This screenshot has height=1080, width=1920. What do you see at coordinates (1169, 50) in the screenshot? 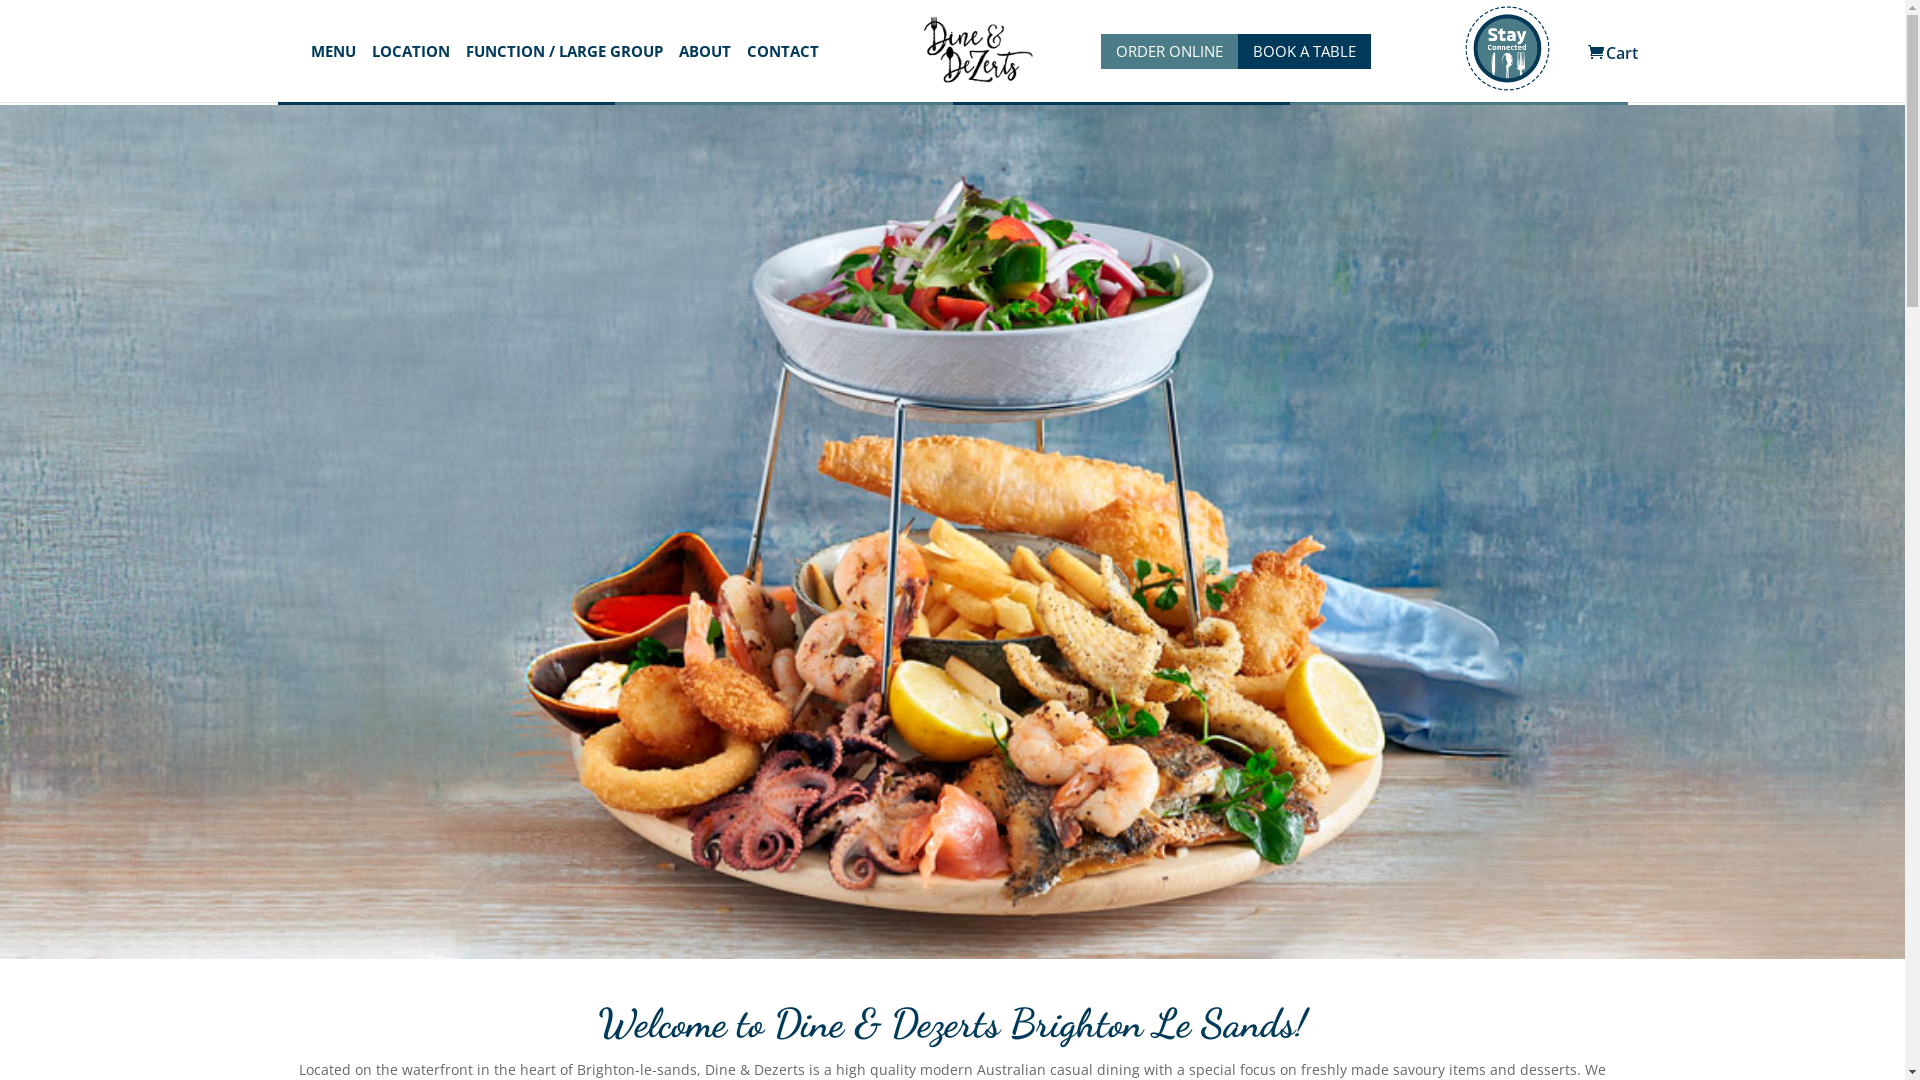
I see `'ORDER ONLINE'` at bounding box center [1169, 50].